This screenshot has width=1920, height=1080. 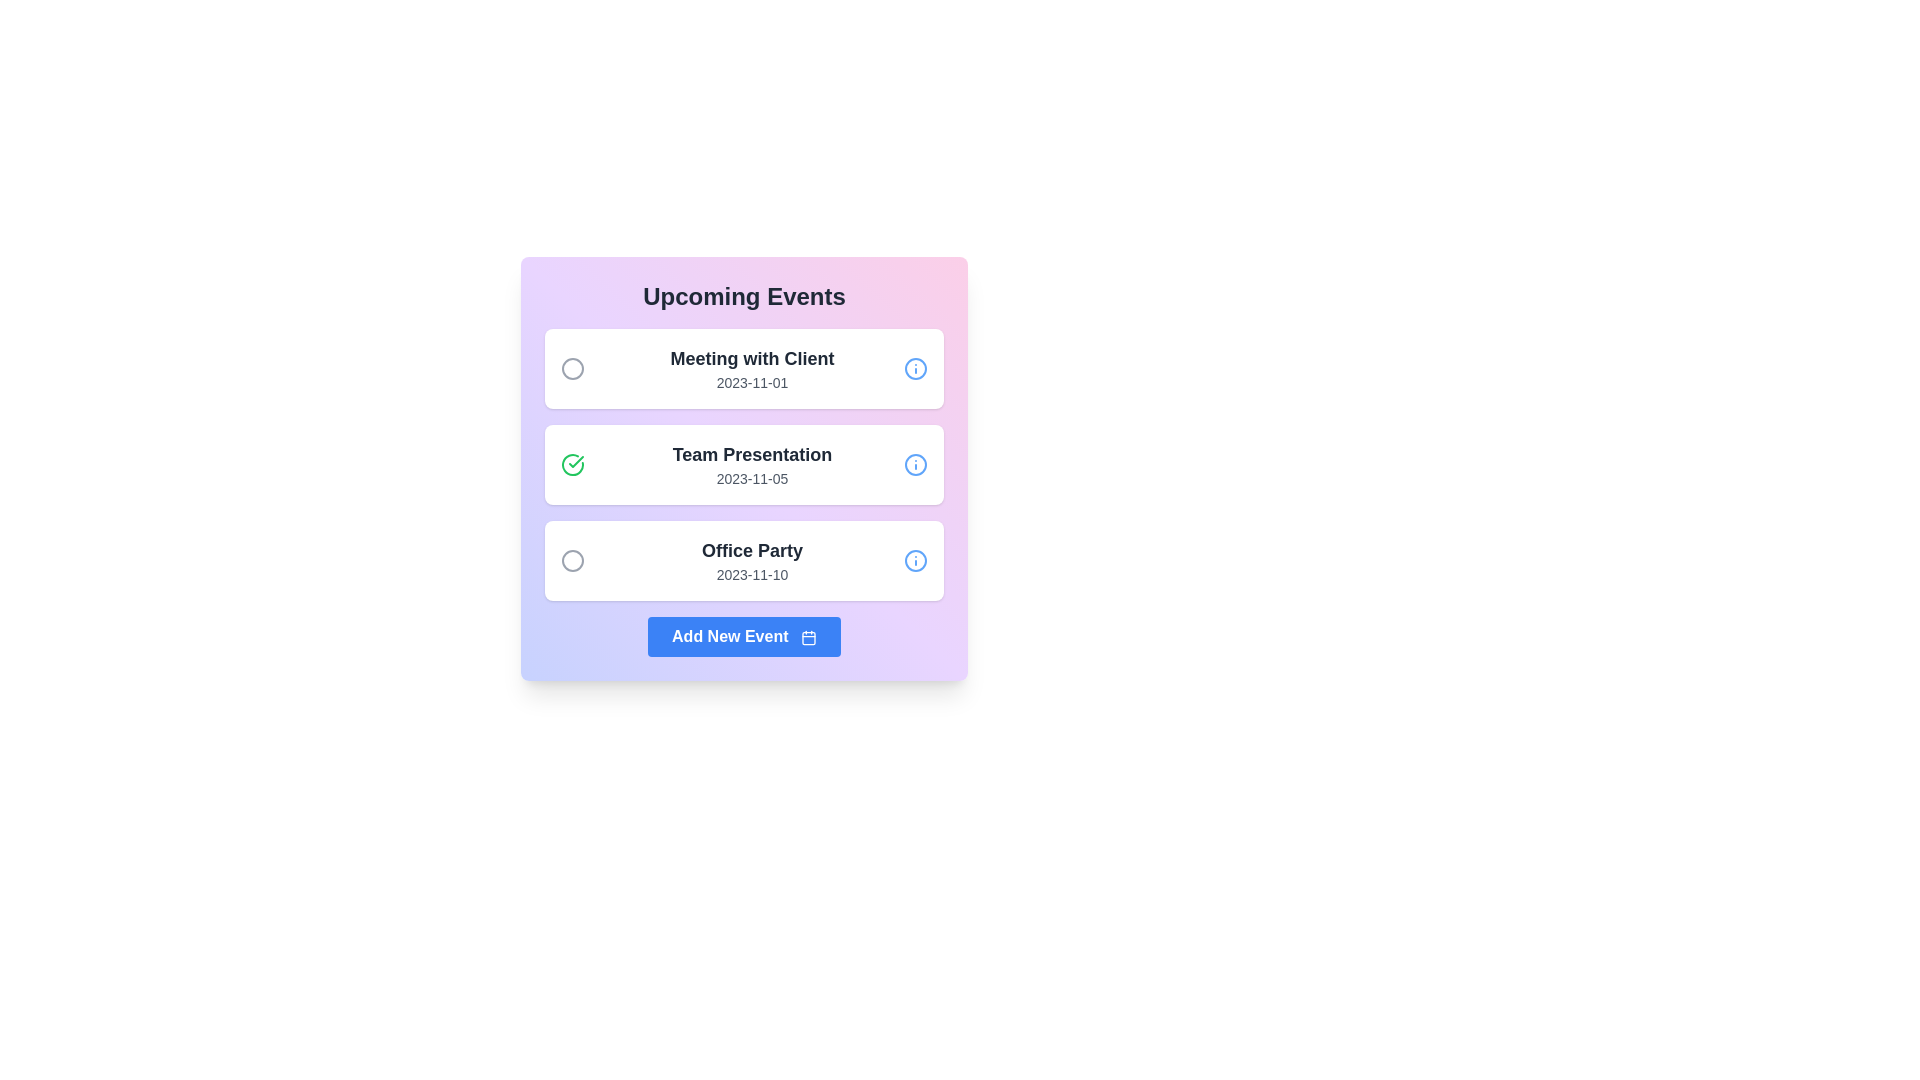 I want to click on the text label titled 'Office Party', which is the primary title within the third item of a vertical list of upcoming events, so click(x=751, y=551).